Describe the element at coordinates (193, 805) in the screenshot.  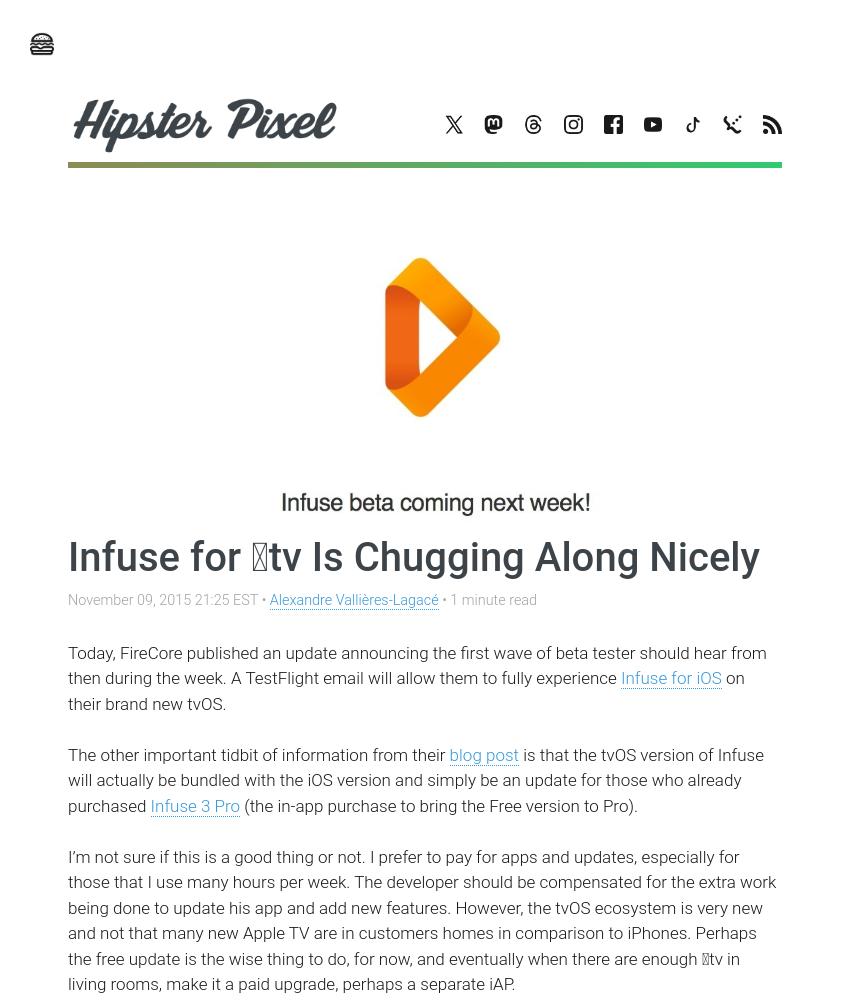
I see `'Infuse 3 Pro'` at that location.